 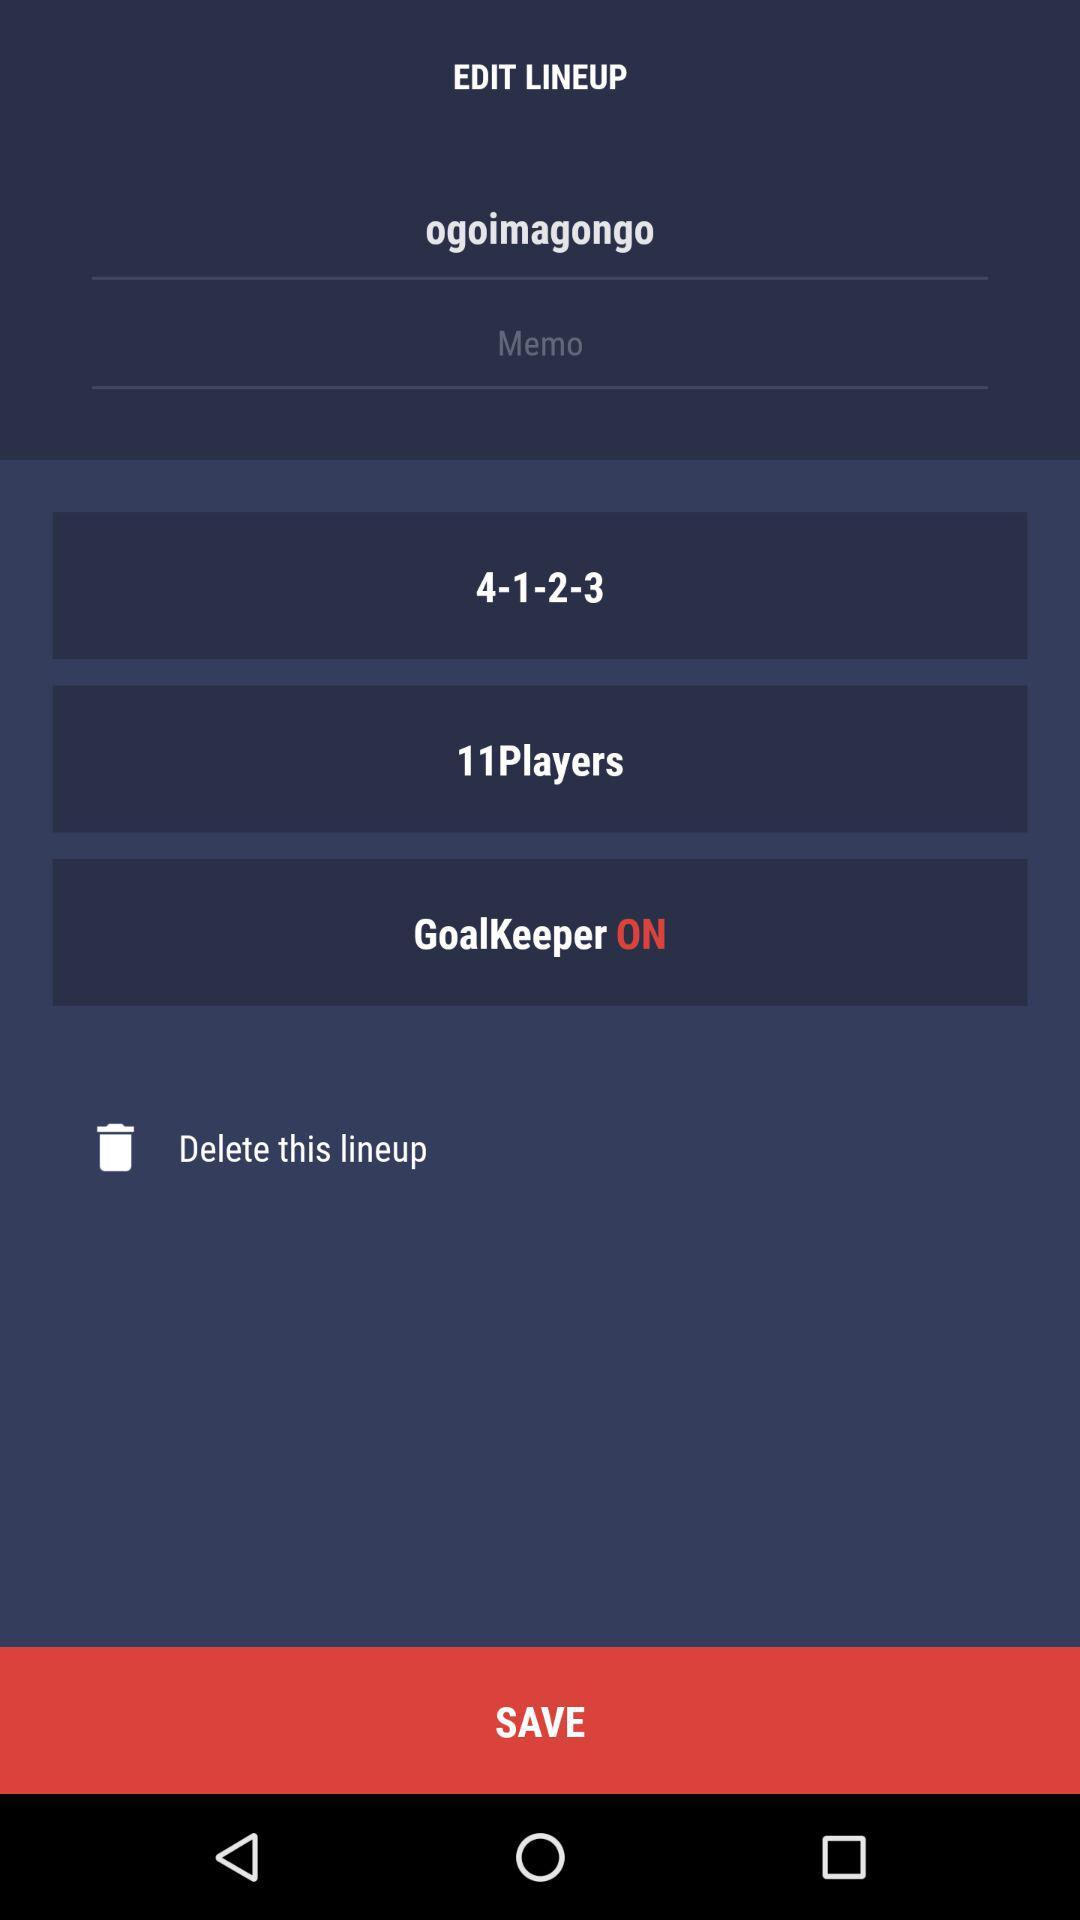 I want to click on save item, so click(x=540, y=1719).